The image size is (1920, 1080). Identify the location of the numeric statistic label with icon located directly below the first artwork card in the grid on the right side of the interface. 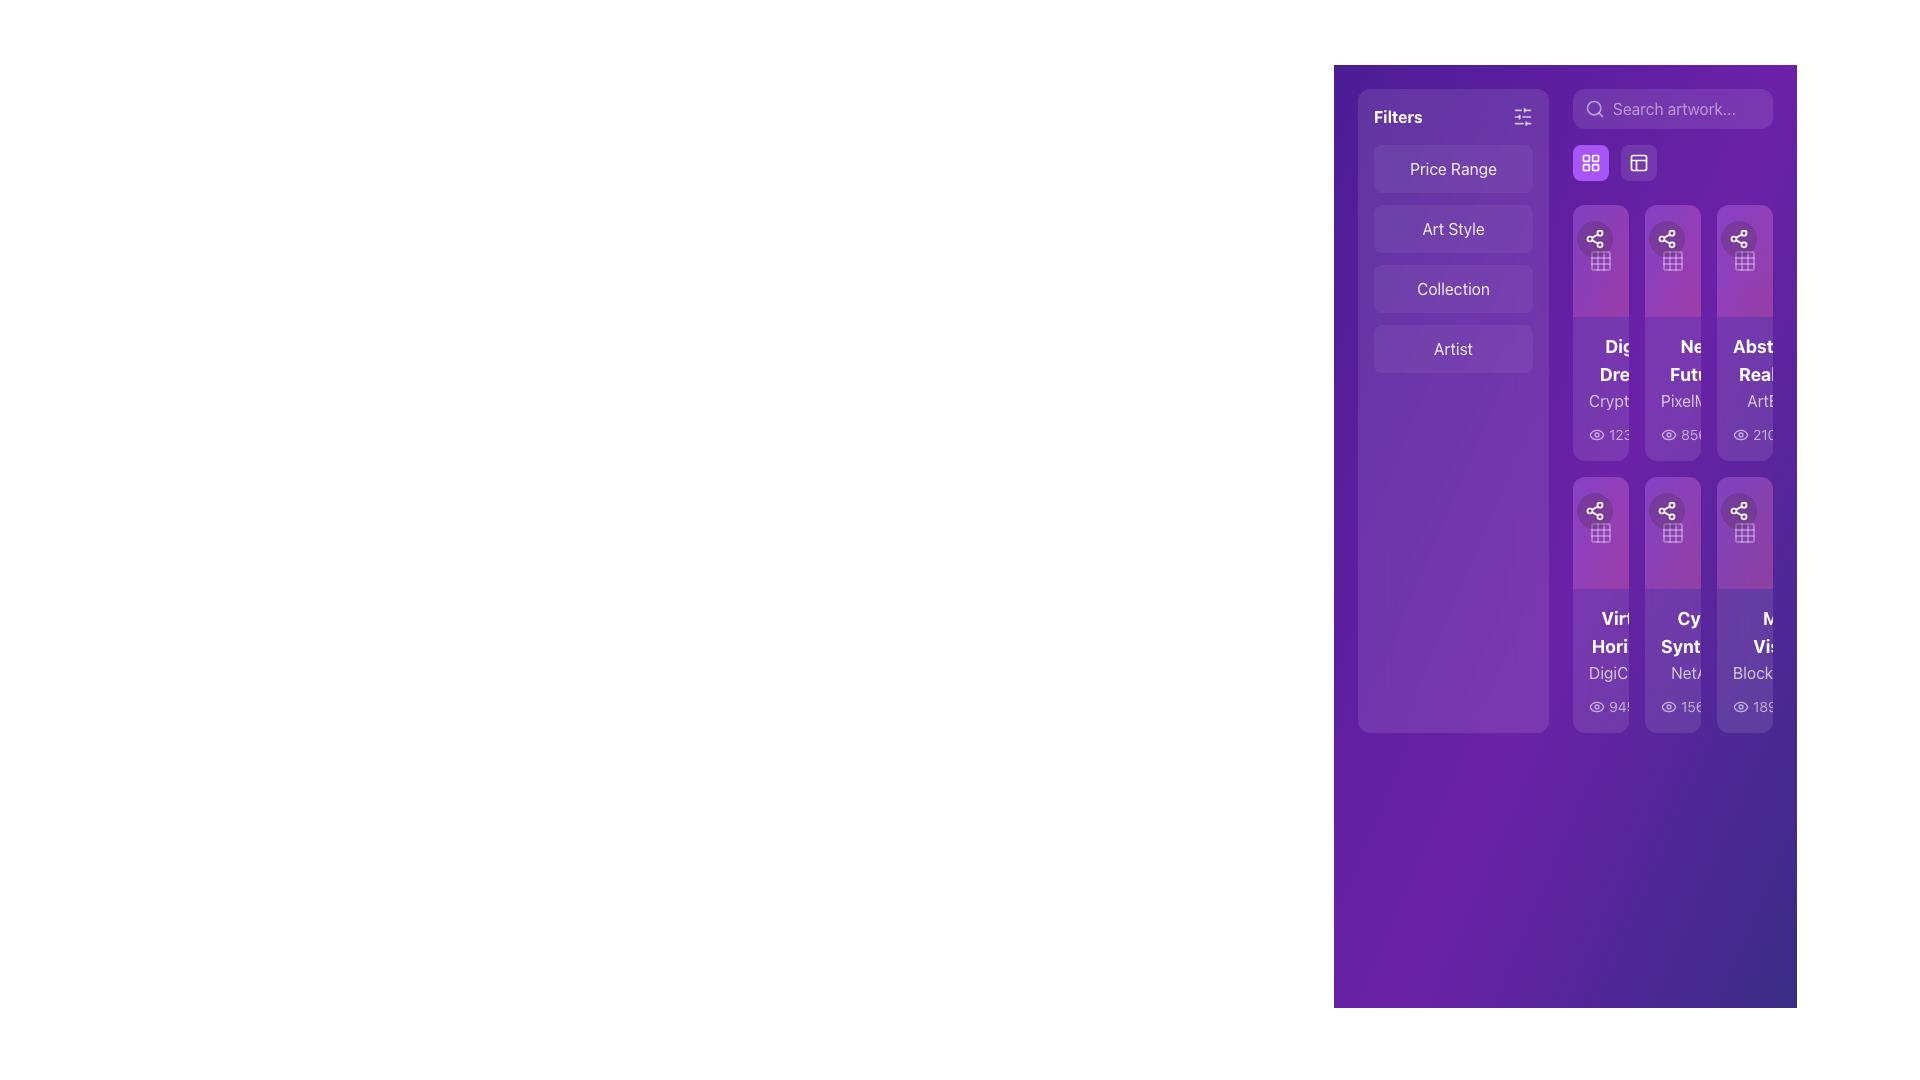
(1615, 434).